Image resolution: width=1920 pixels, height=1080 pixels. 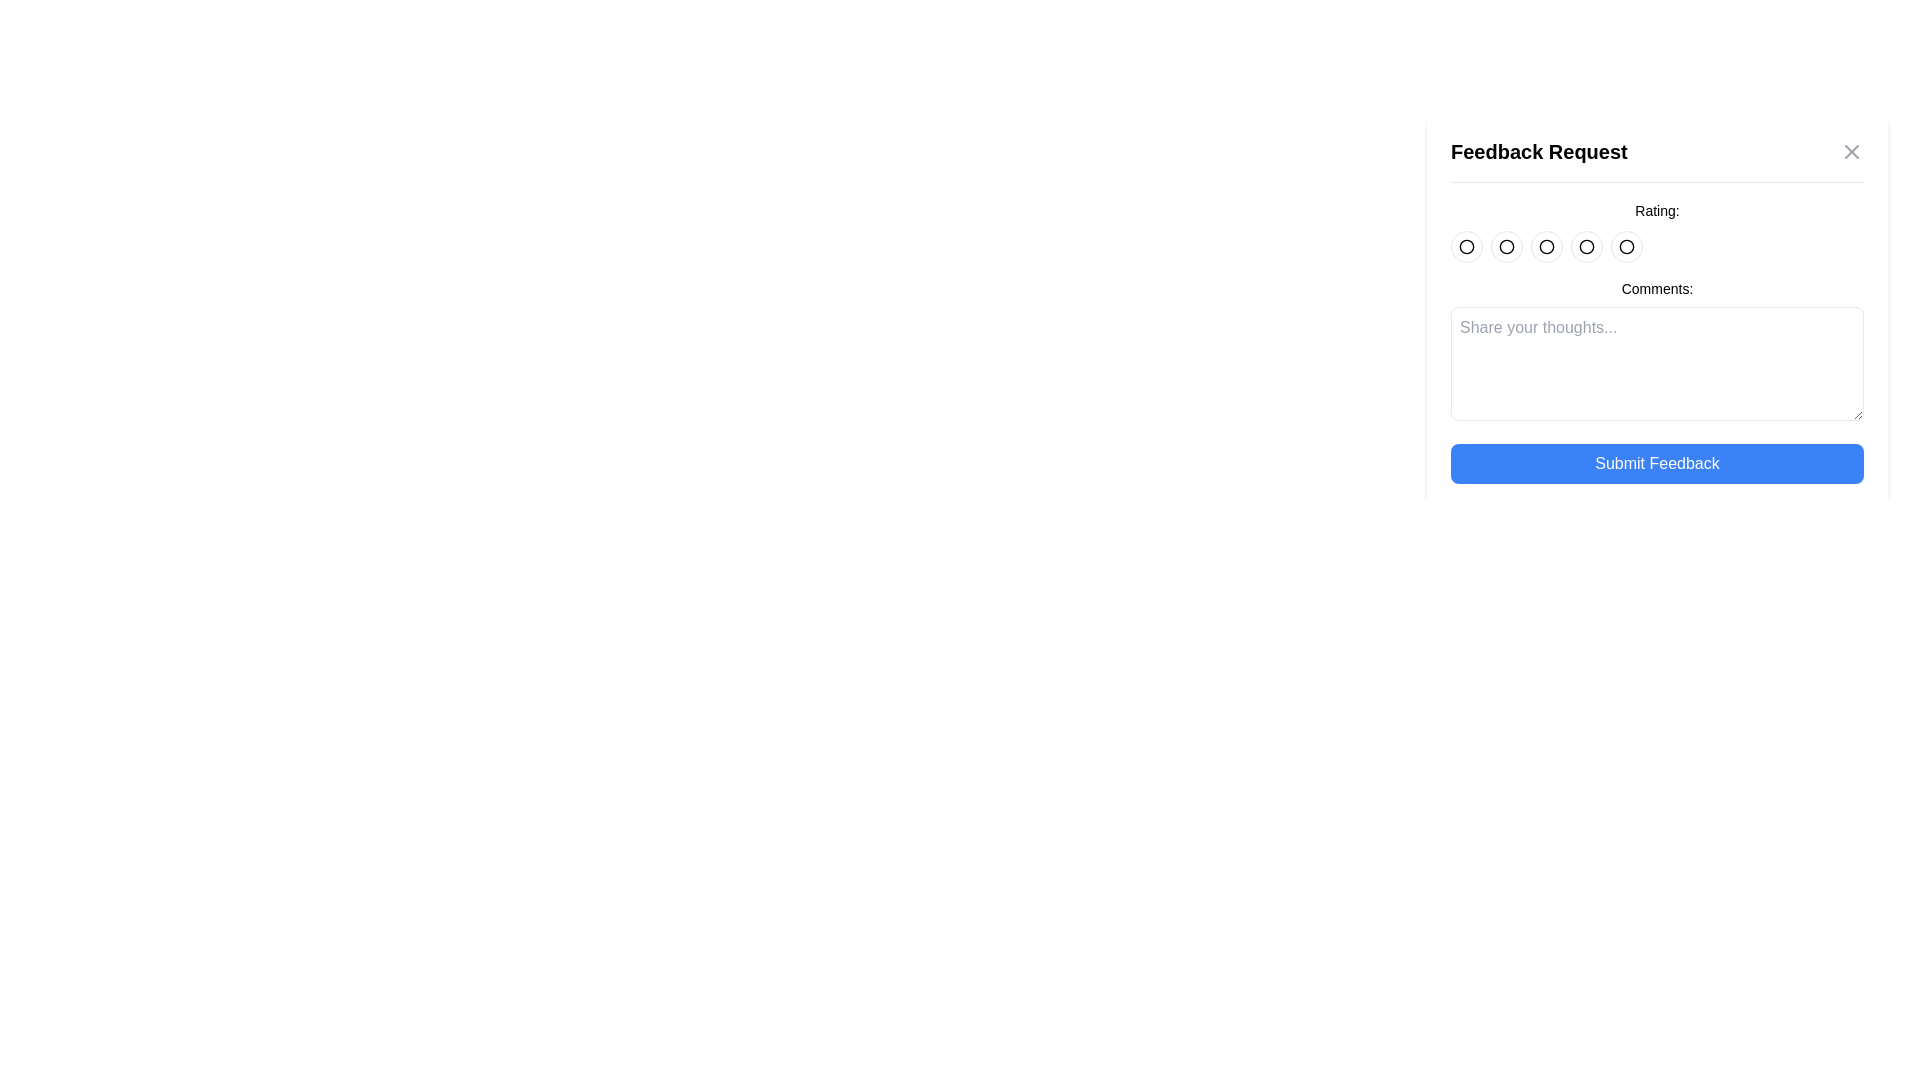 I want to click on the fourth circle icon in the feedback rating system, so click(x=1586, y=245).